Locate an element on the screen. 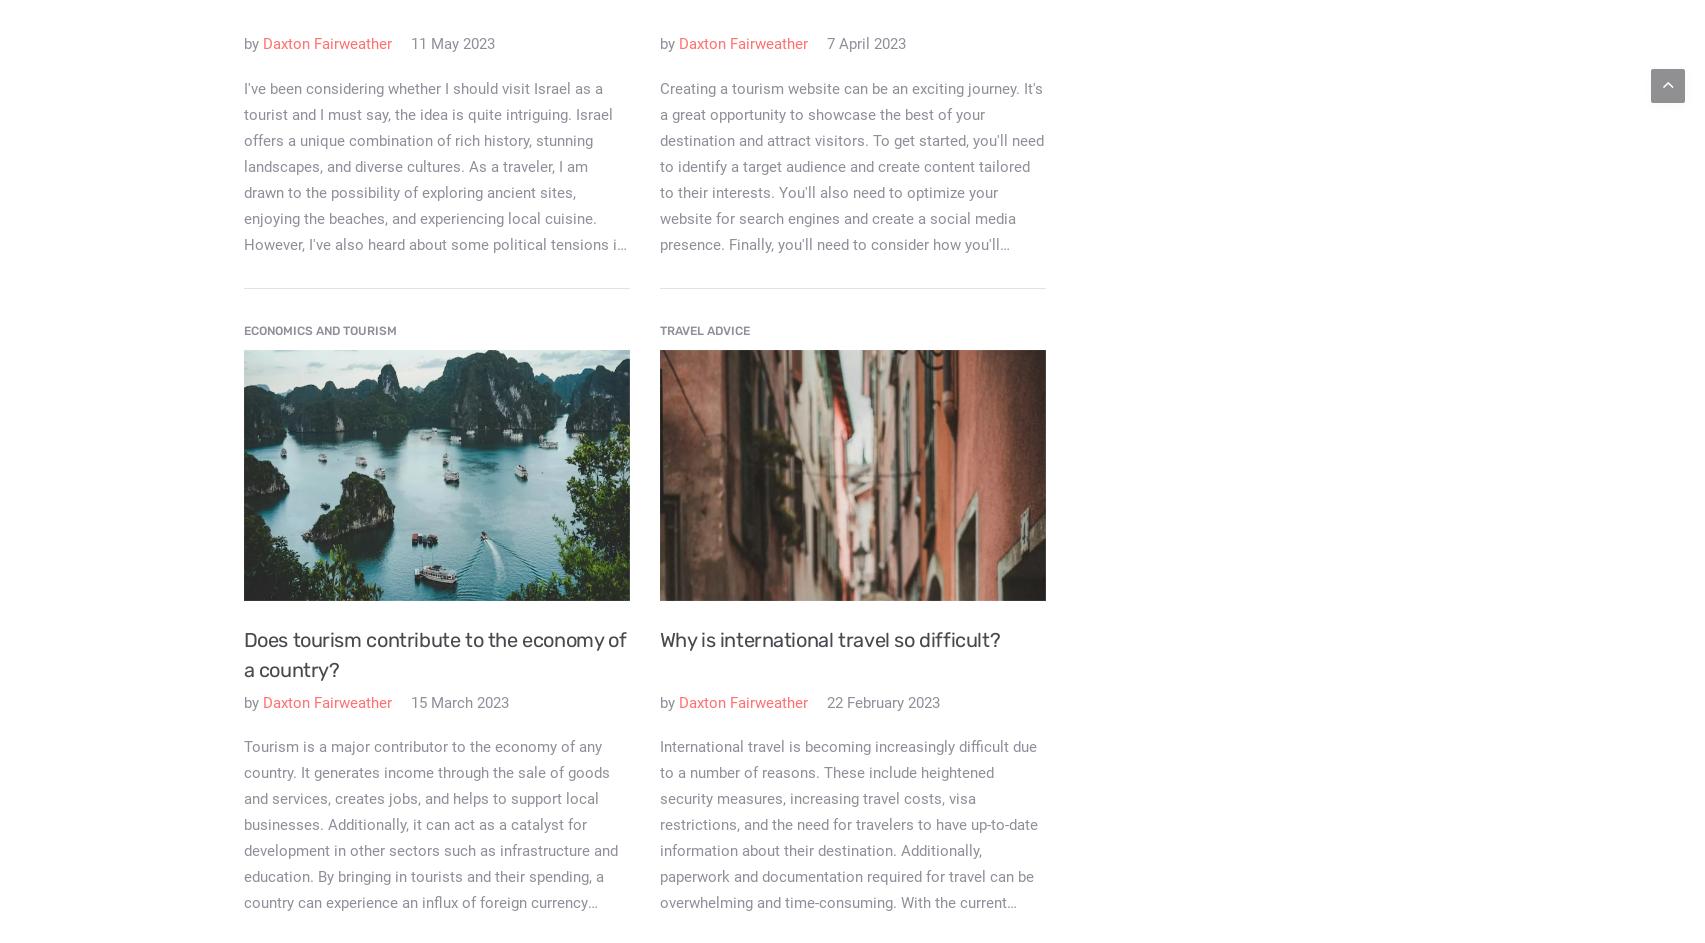 The height and width of the screenshot is (943, 1705). 'Economics and Tourism' is located at coordinates (318, 329).